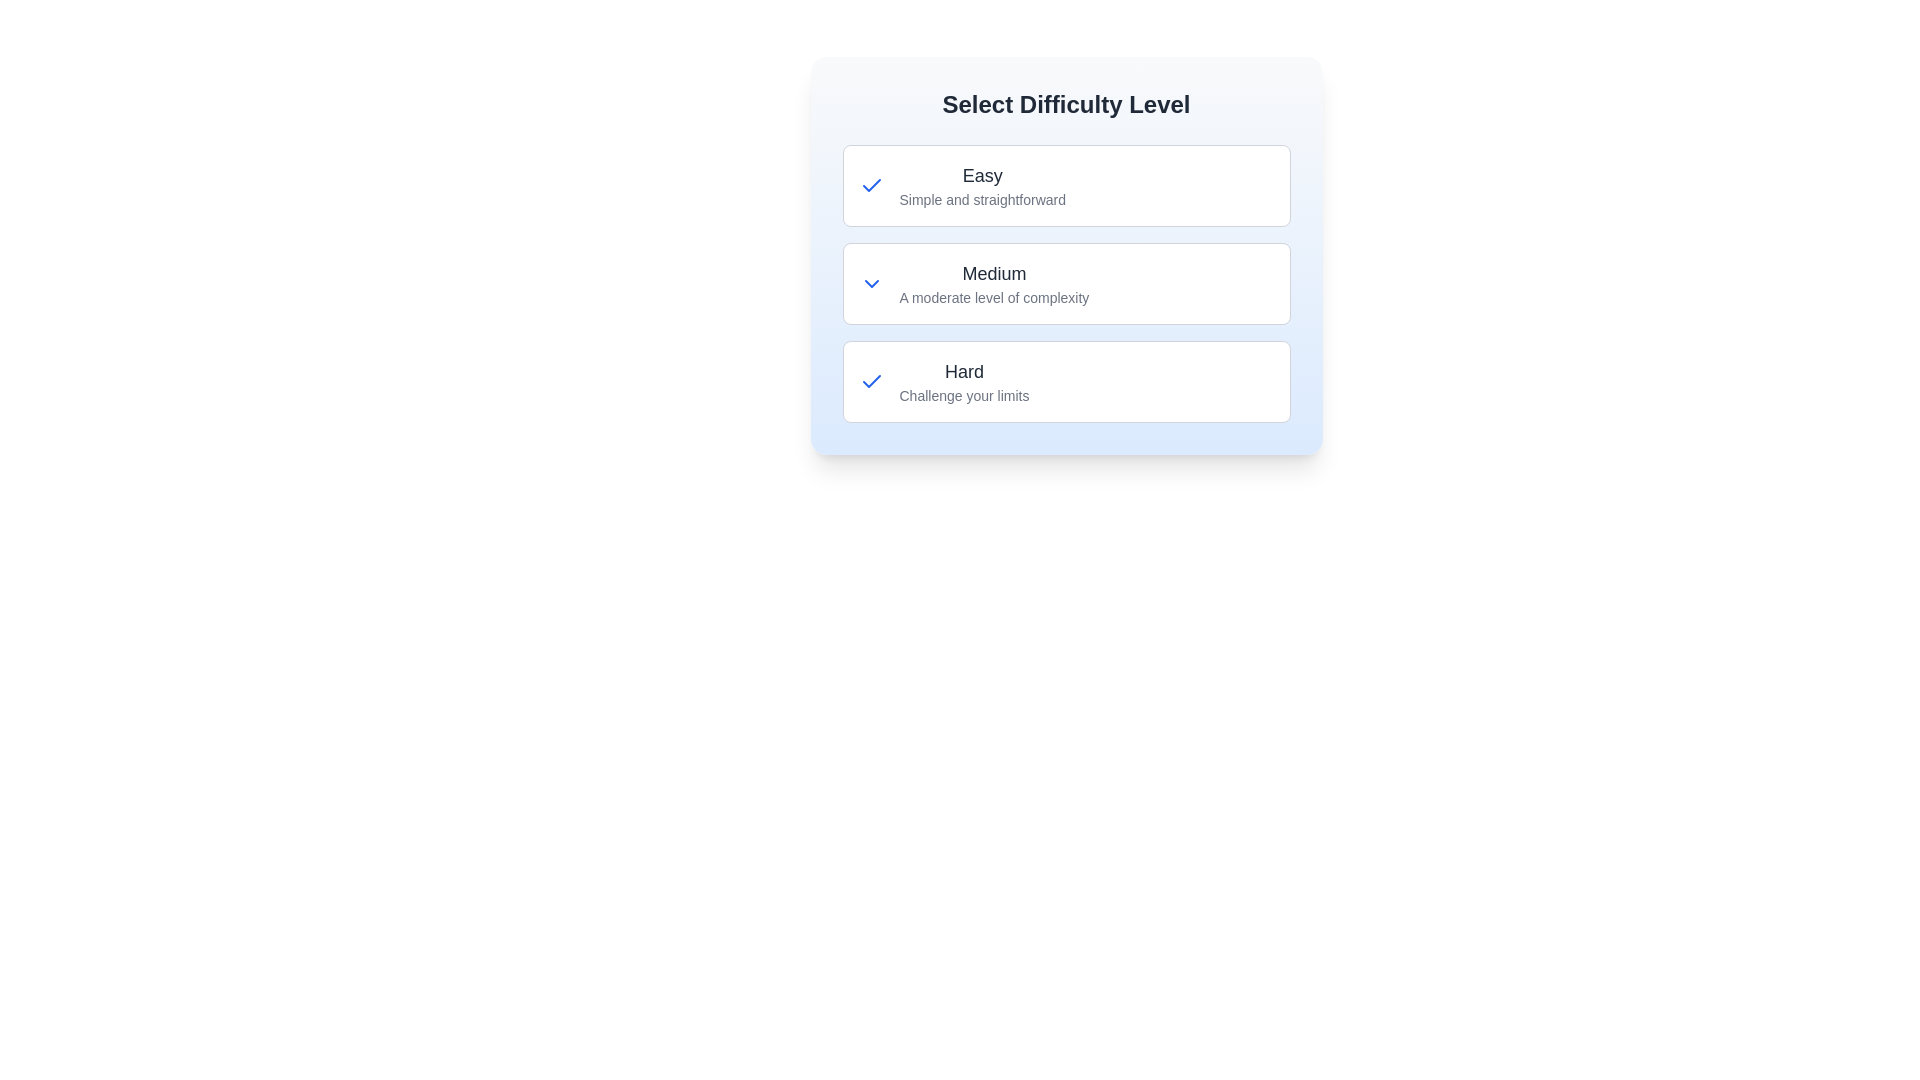 This screenshot has height=1080, width=1920. What do you see at coordinates (1065, 284) in the screenshot?
I see `the 'Medium' difficulty selectable list item, which is the second item in the vertical list of difficulty levels, featuring a bold title and a white background` at bounding box center [1065, 284].